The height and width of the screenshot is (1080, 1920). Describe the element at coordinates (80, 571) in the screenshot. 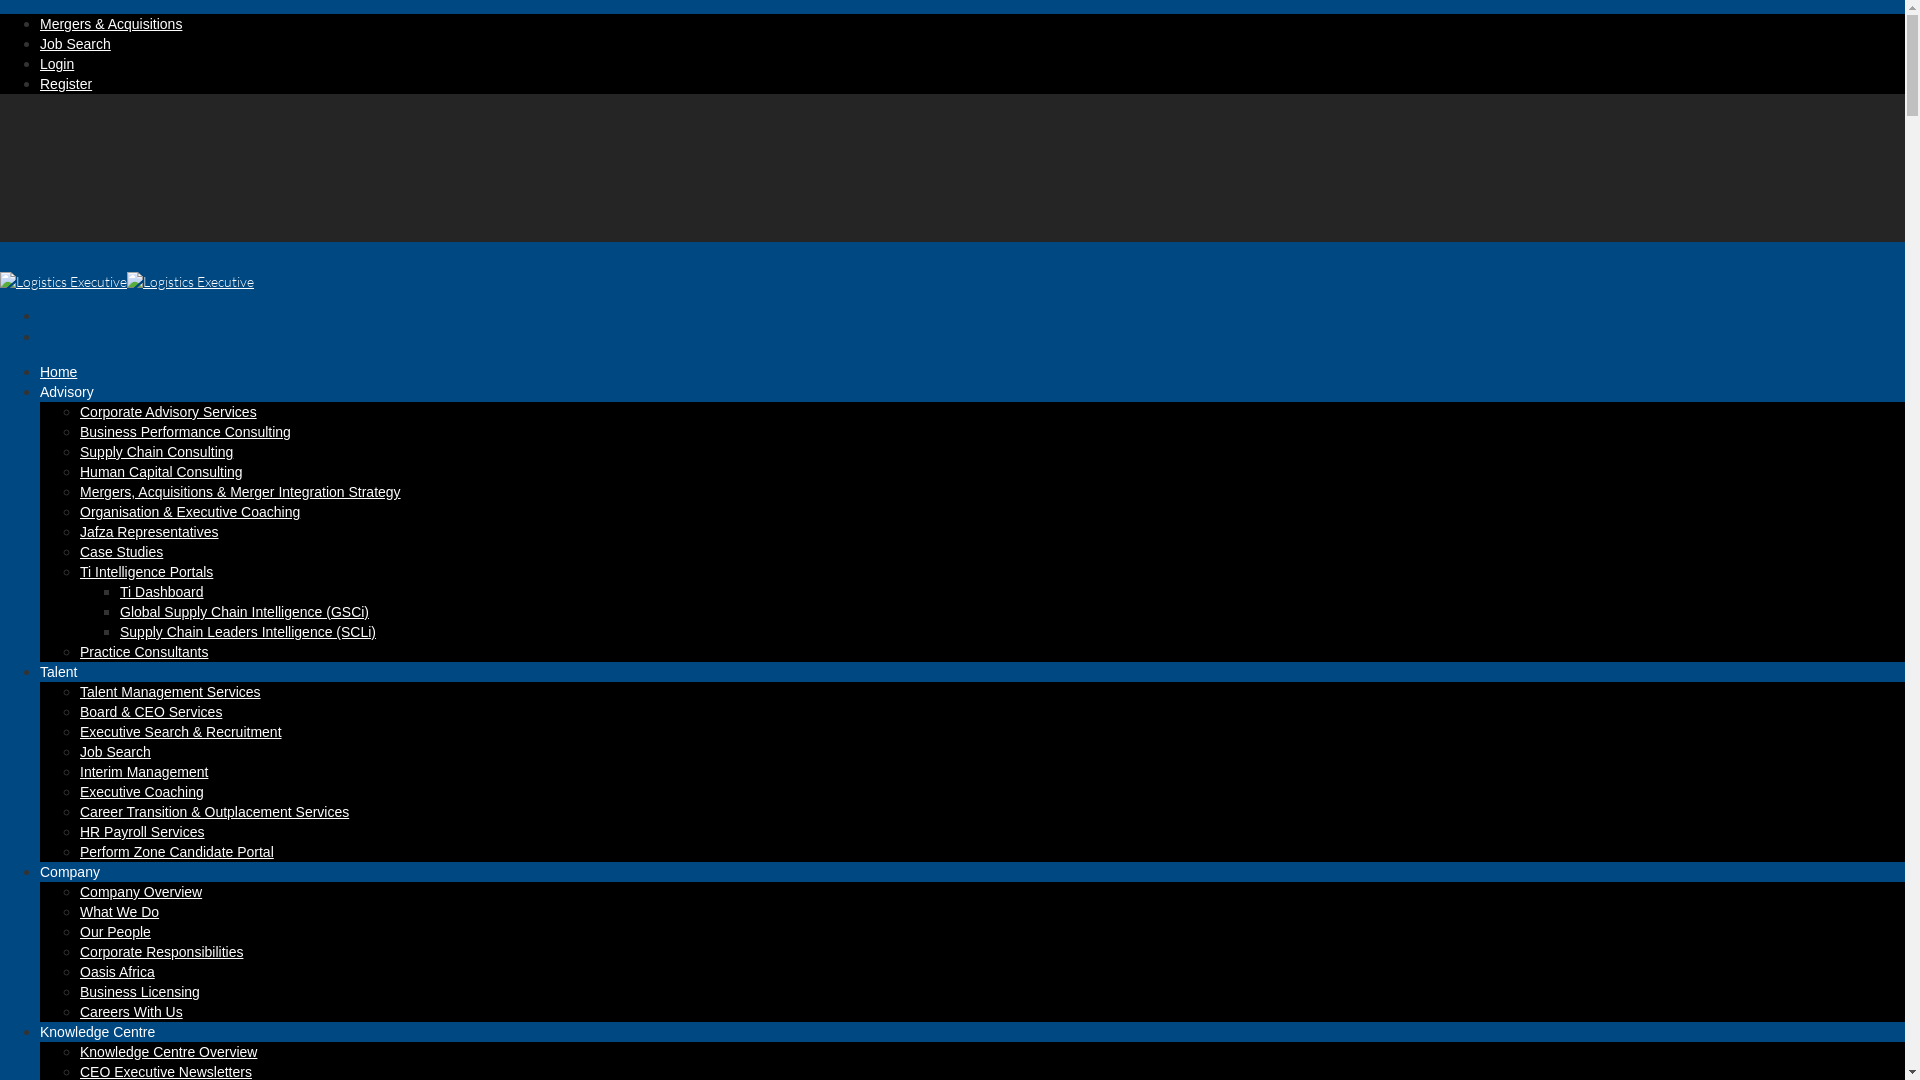

I see `'Ti Intelligence Portals'` at that location.